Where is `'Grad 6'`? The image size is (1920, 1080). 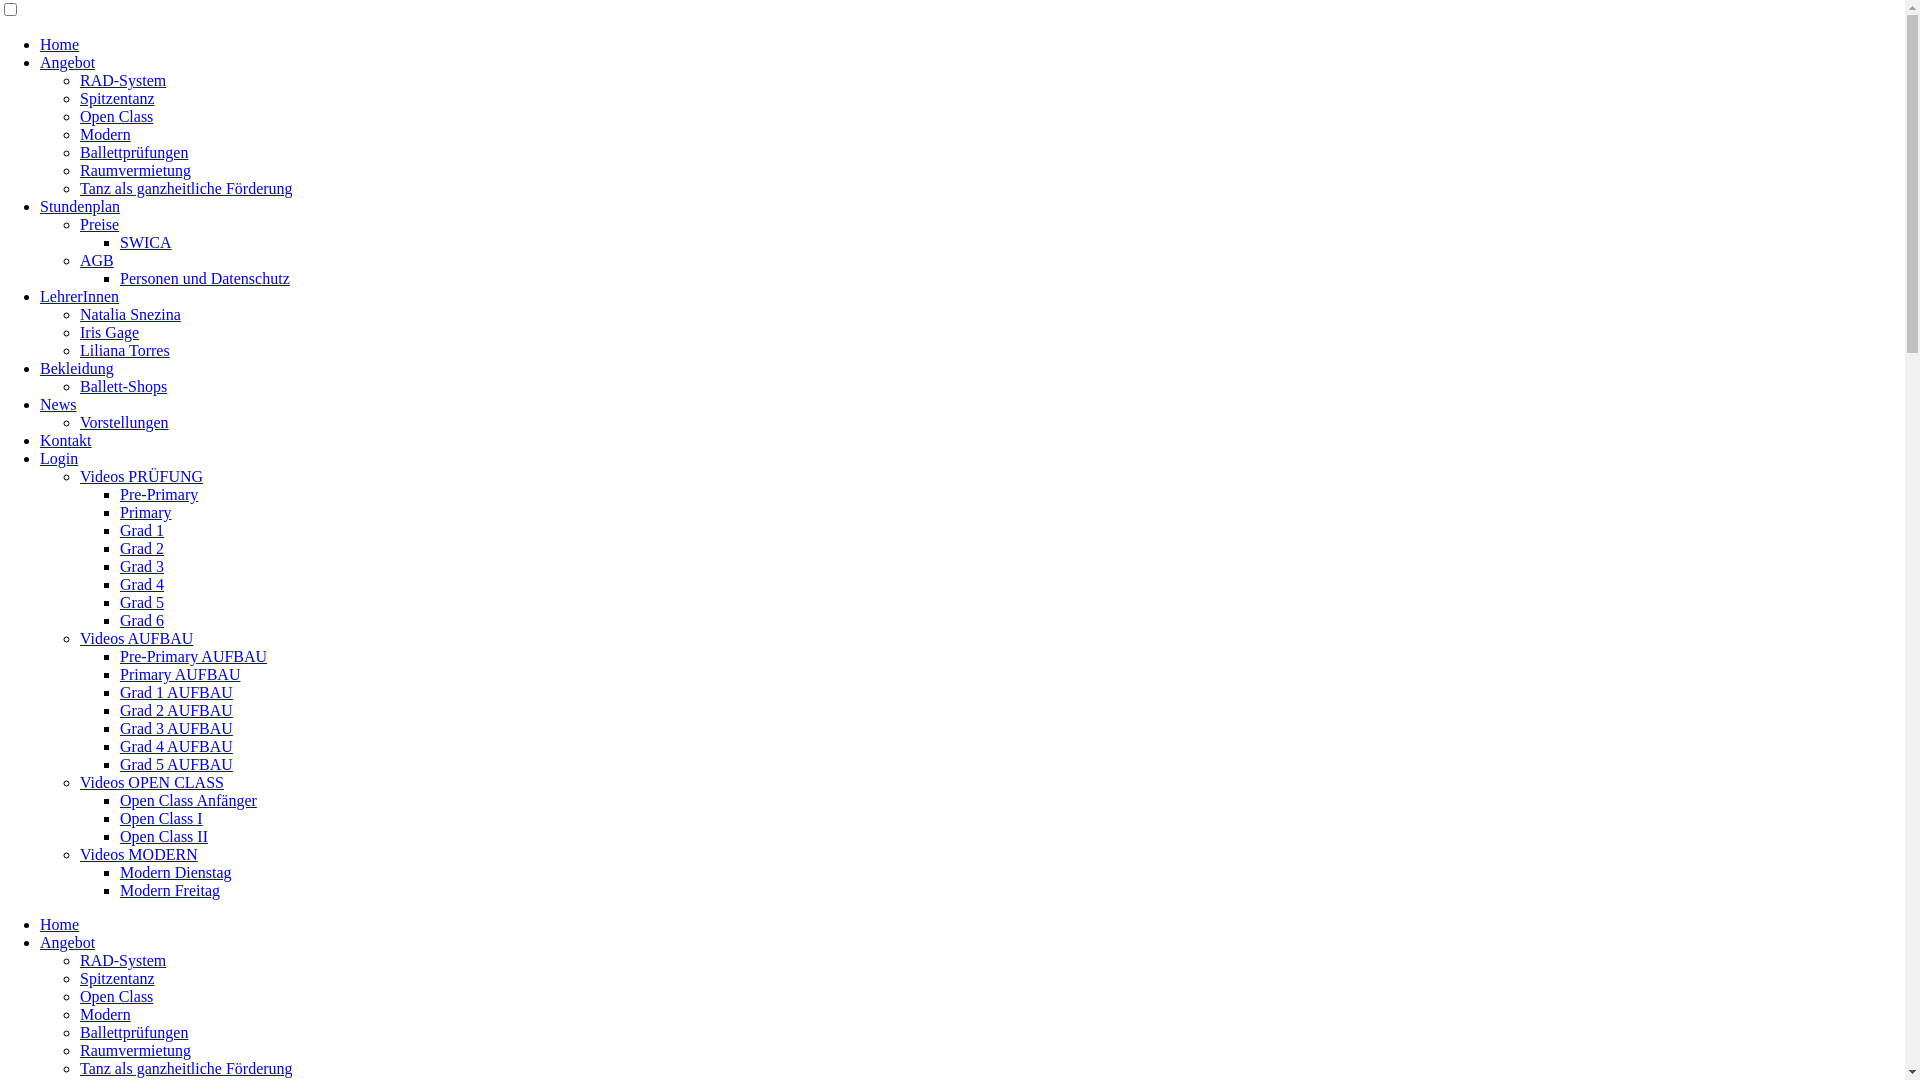
'Grad 6' is located at coordinates (141, 619).